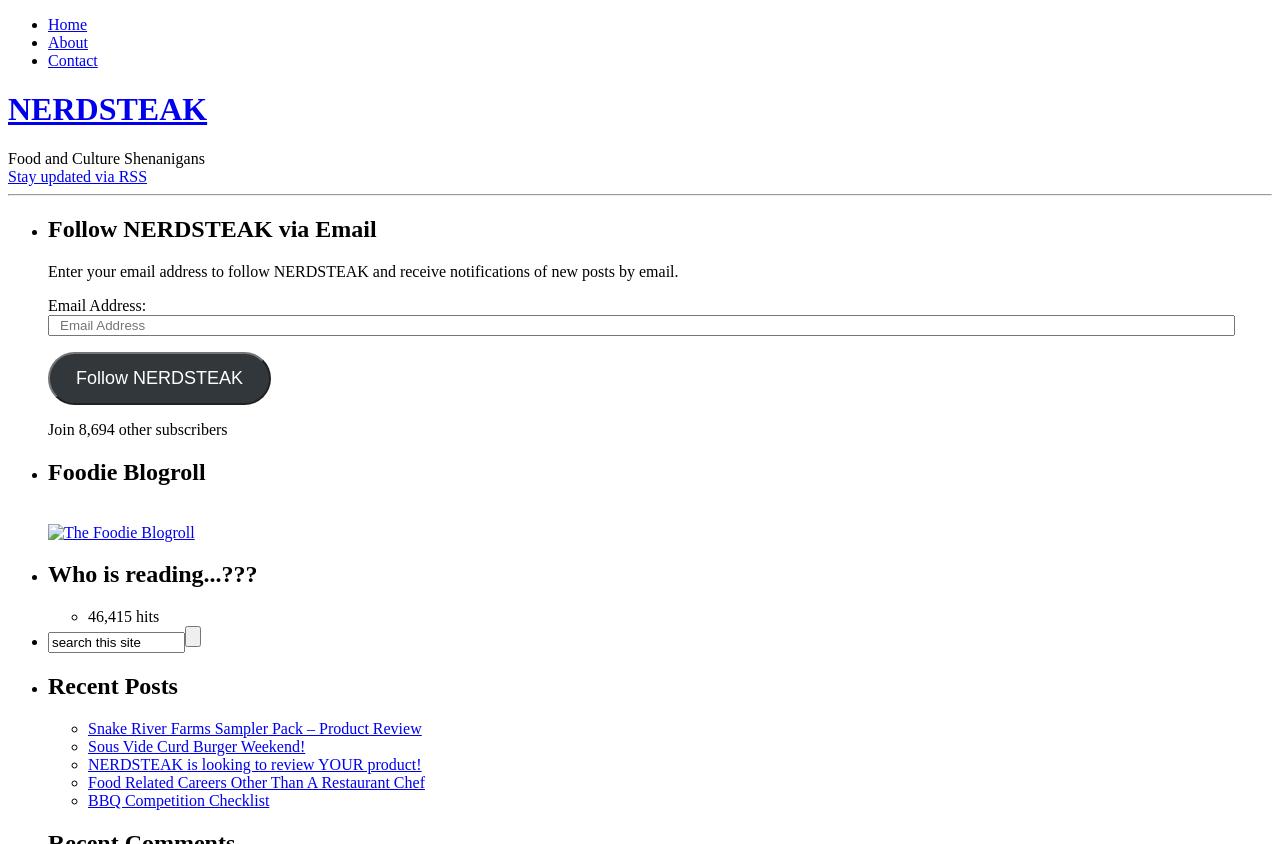  Describe the element at coordinates (253, 727) in the screenshot. I see `'Snake River Farms Sampler Pack – Product Review'` at that location.